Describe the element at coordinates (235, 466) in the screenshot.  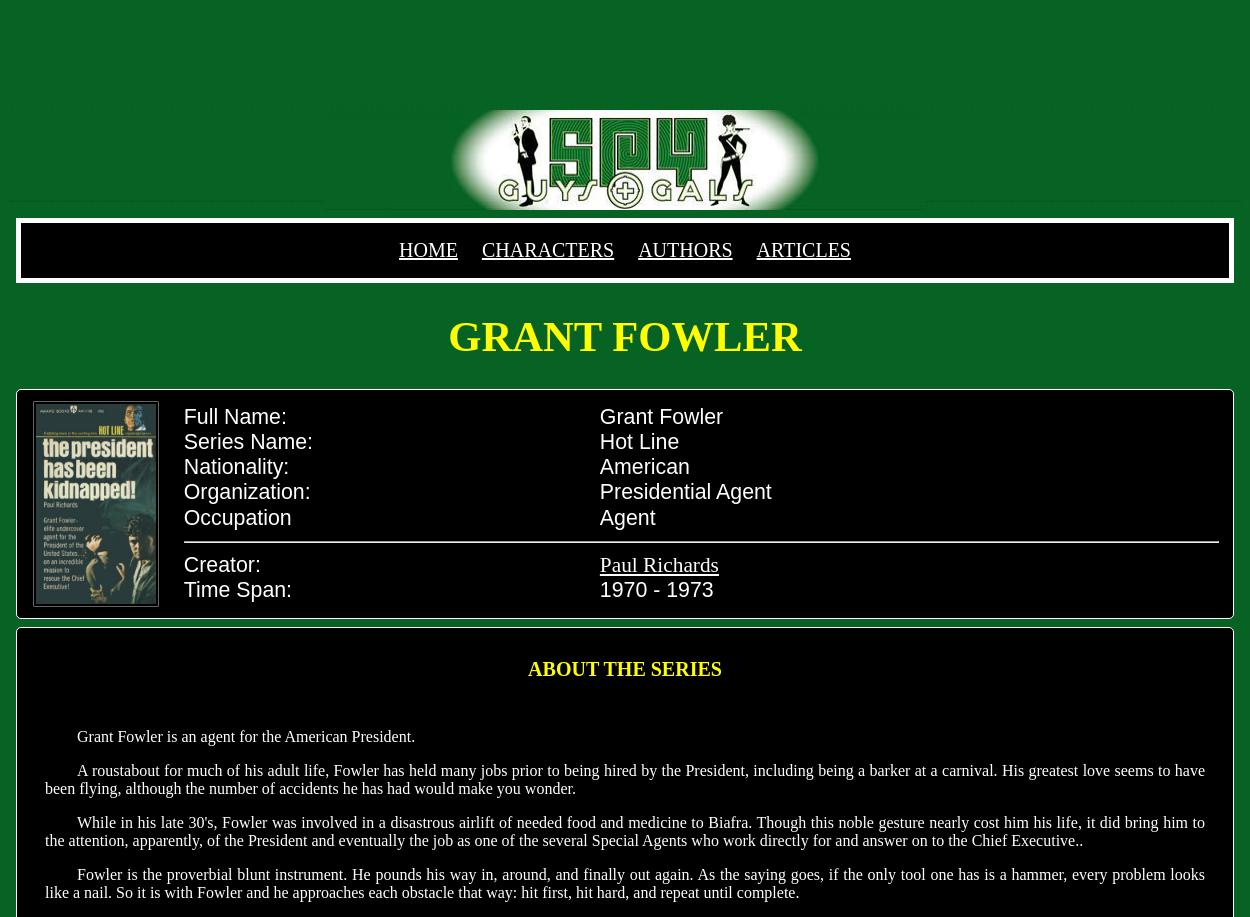
I see `'Nationality:'` at that location.